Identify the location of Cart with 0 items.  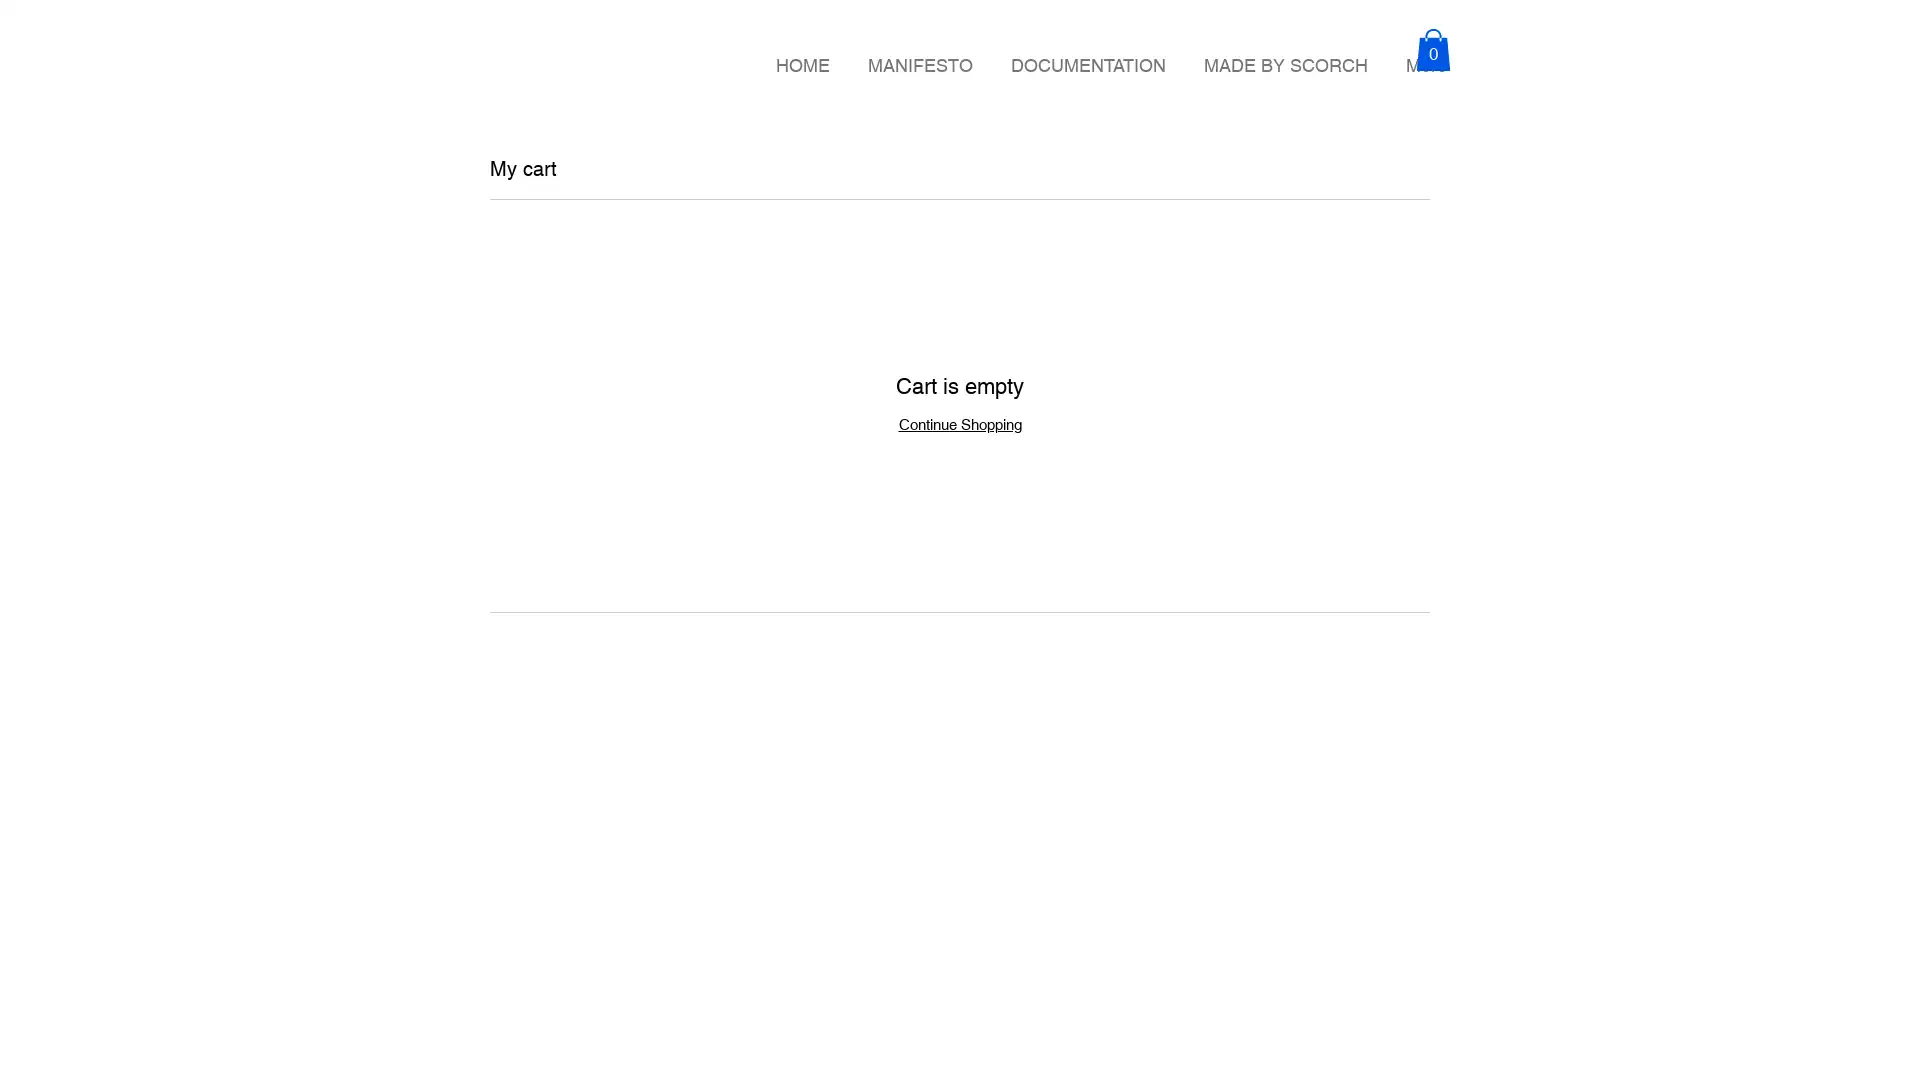
(1432, 48).